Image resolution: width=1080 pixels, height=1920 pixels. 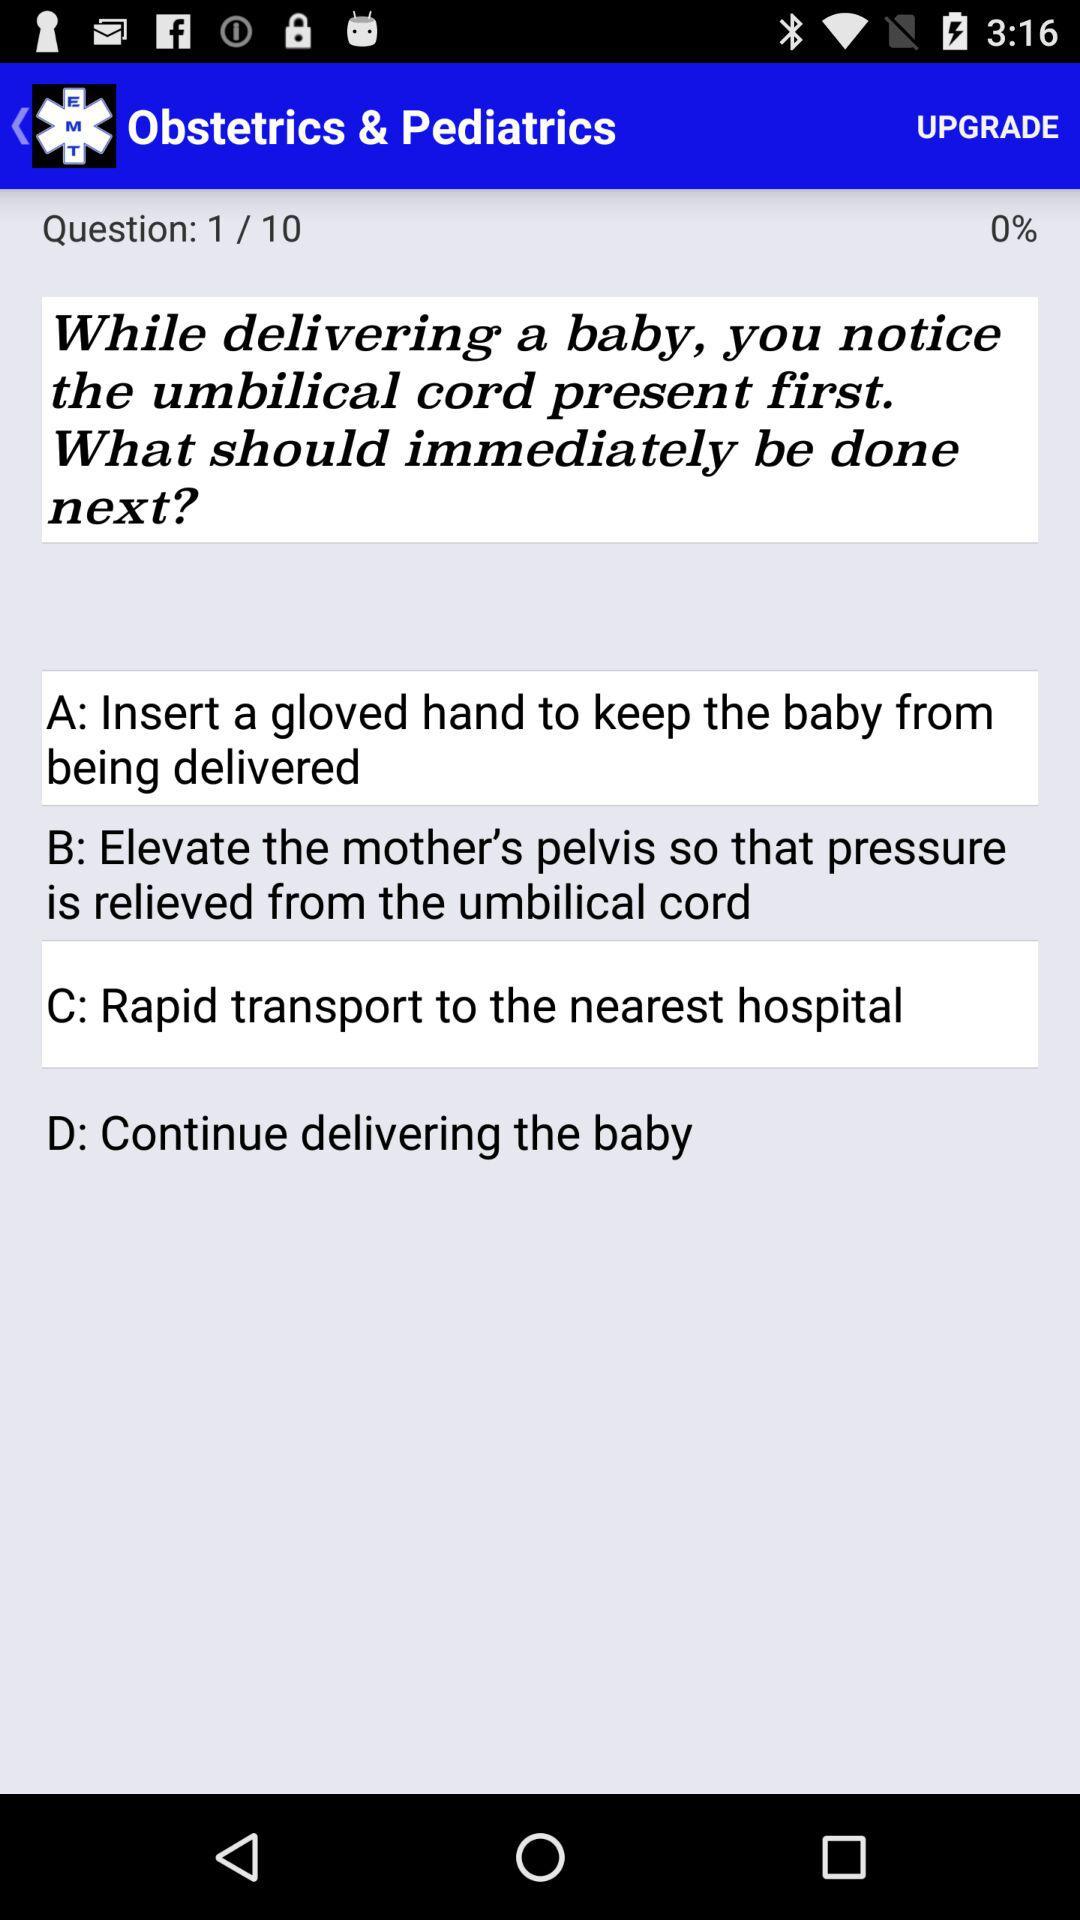 What do you see at coordinates (540, 873) in the screenshot?
I see `item below a insert a item` at bounding box center [540, 873].